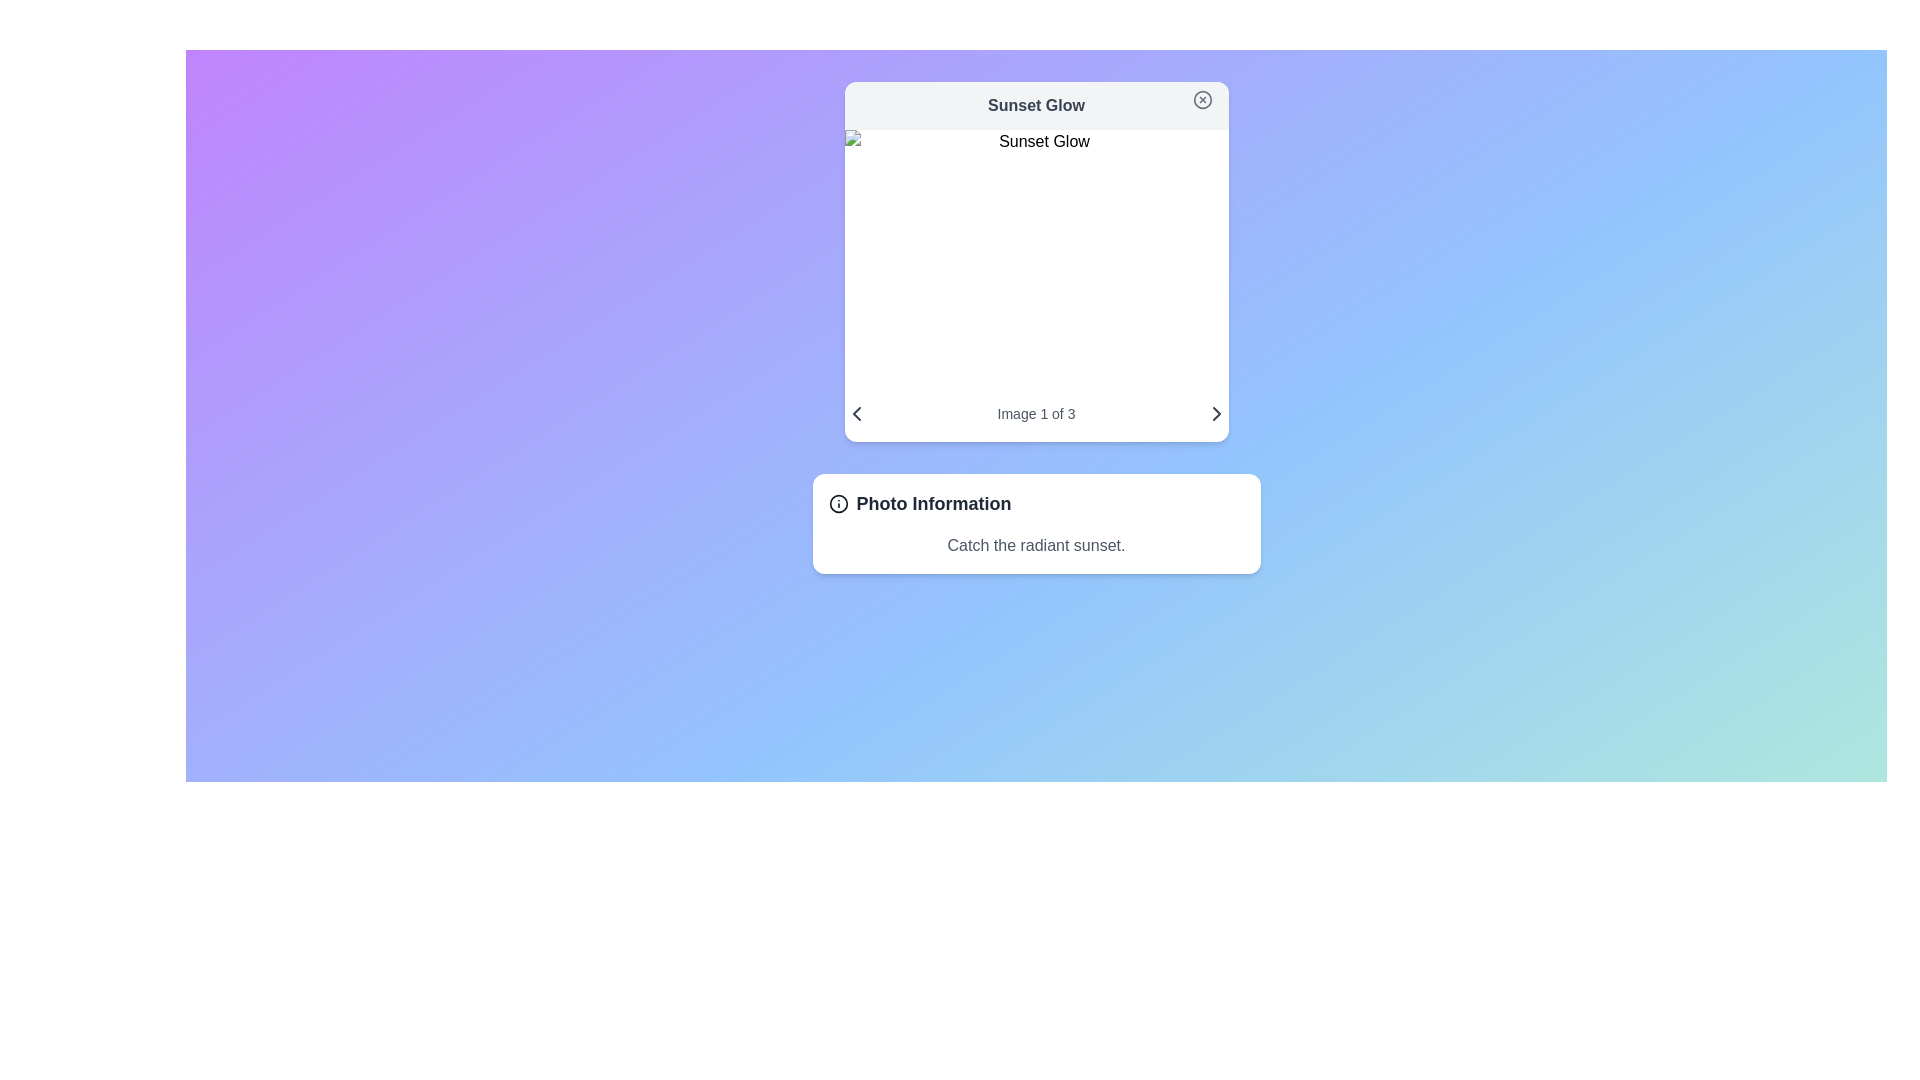 The height and width of the screenshot is (1080, 1920). Describe the element at coordinates (1201, 100) in the screenshot. I see `the circular button with a cross shape inside, located in the top-right corner of the 'Sunset Glow' card` at that location.